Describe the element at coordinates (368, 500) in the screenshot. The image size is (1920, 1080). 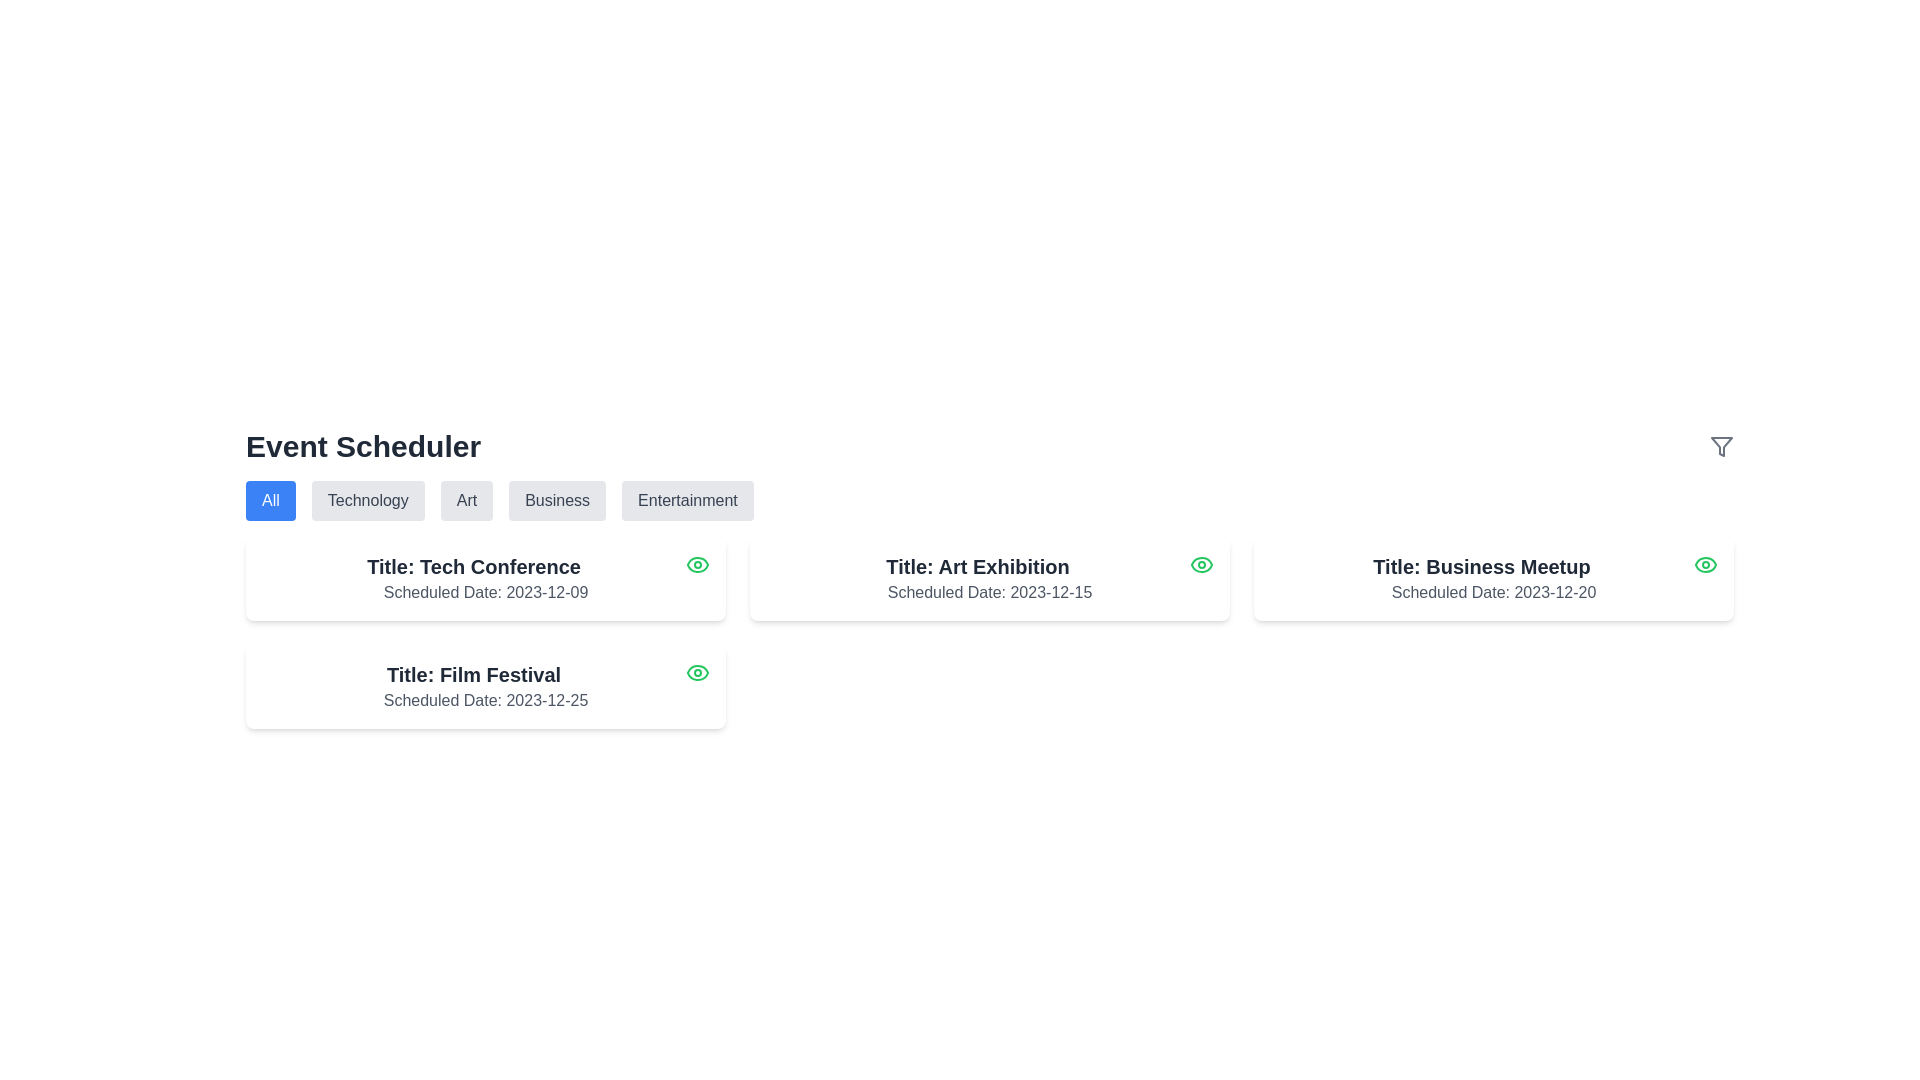
I see `the 'Technology' filter button located immediately to the right of the 'All' button in the Event Scheduler interface` at that location.